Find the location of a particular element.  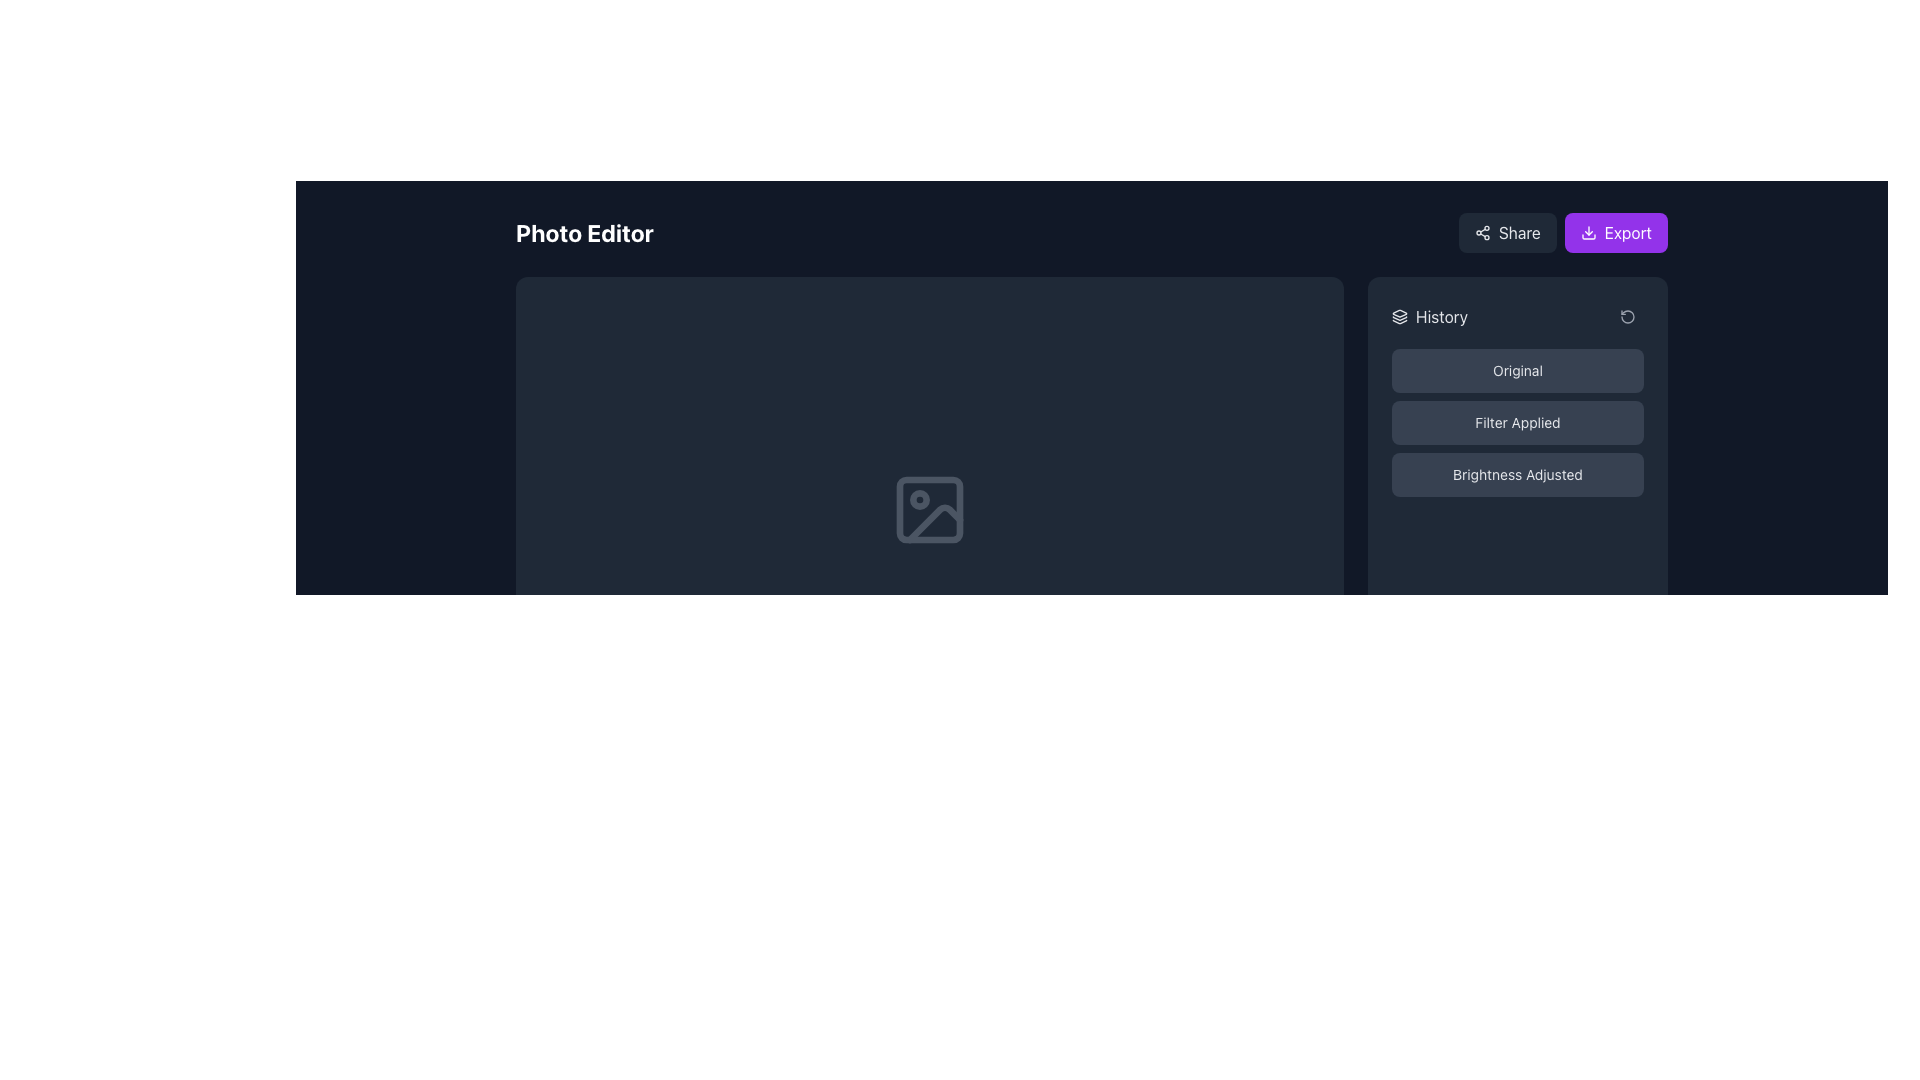

the 'Original' button, which is a rectangular button with rounded corners, dark gray background, and white text, located at the top of a group of buttons in the right sidebar is located at coordinates (1517, 370).